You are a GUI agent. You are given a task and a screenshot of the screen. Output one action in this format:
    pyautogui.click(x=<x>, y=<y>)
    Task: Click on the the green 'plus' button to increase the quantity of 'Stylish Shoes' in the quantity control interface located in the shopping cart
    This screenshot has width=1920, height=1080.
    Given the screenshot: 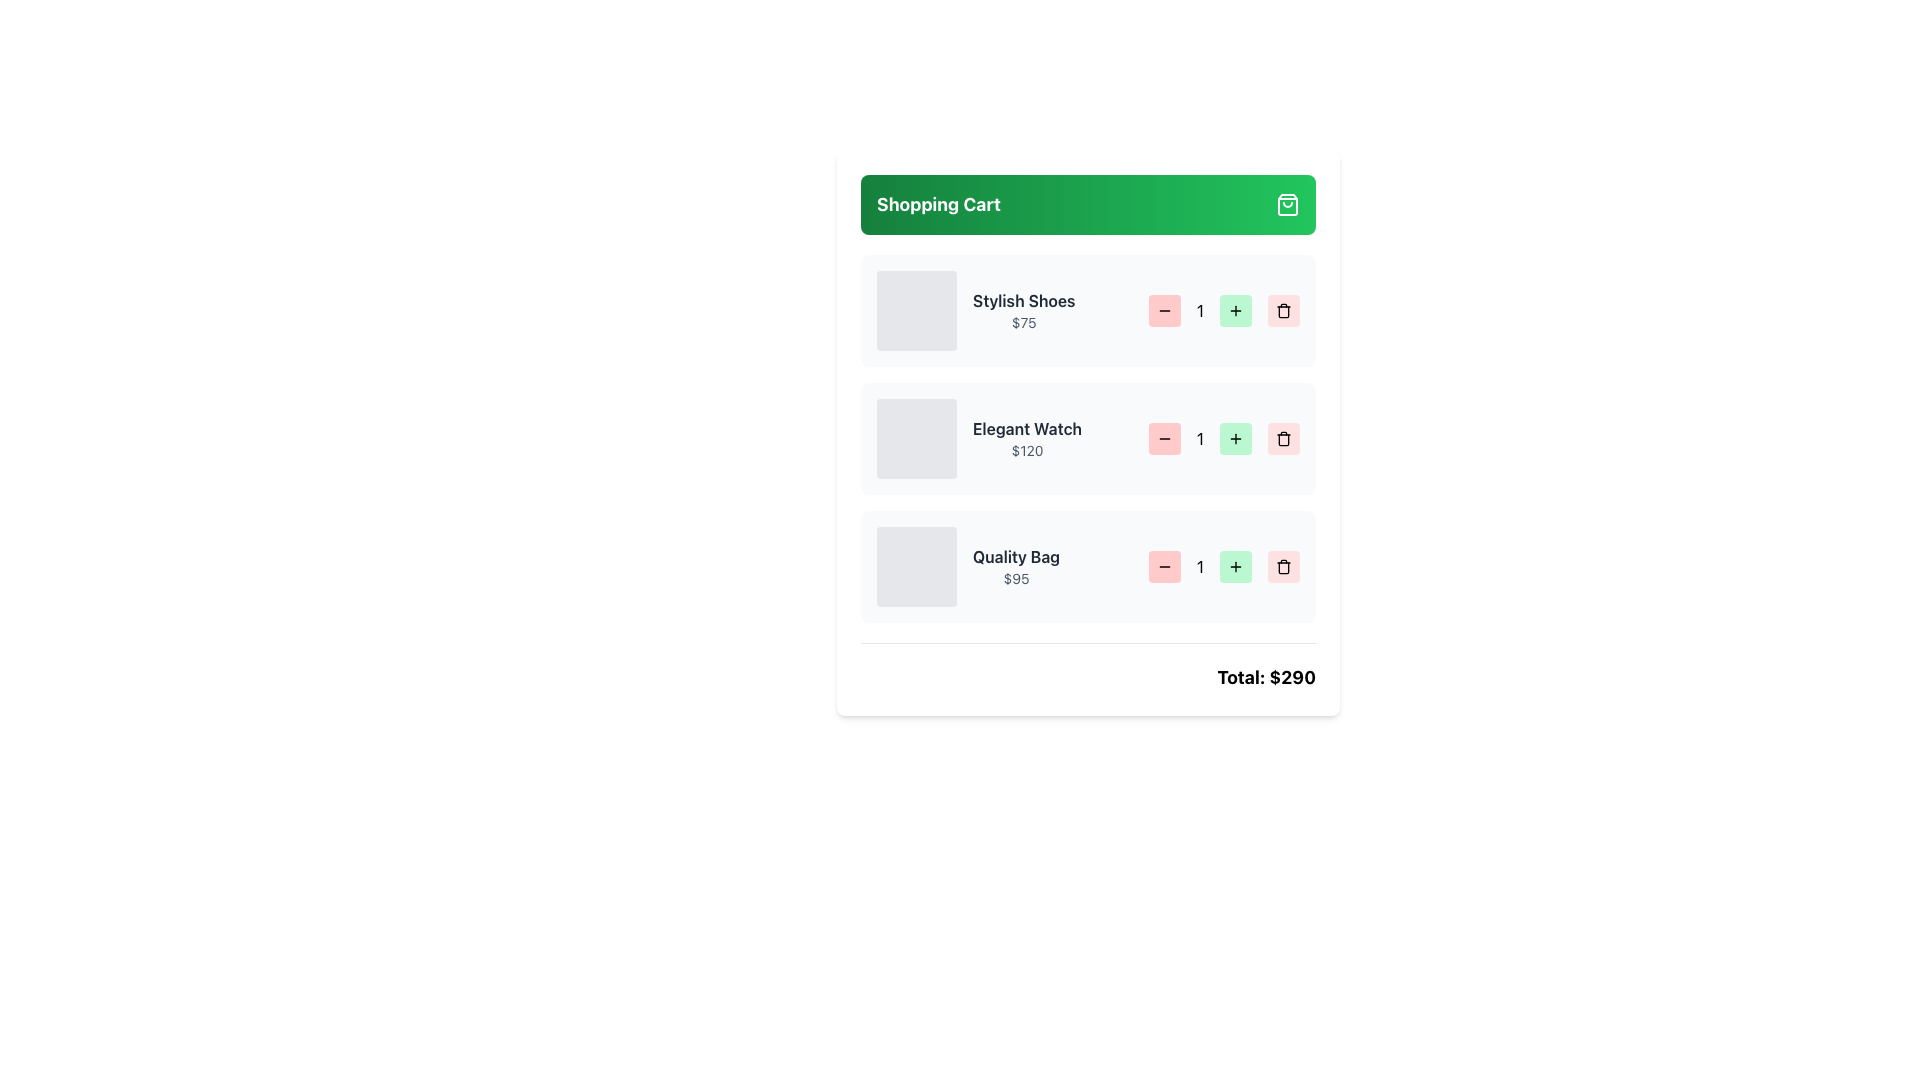 What is the action you would take?
    pyautogui.click(x=1223, y=311)
    